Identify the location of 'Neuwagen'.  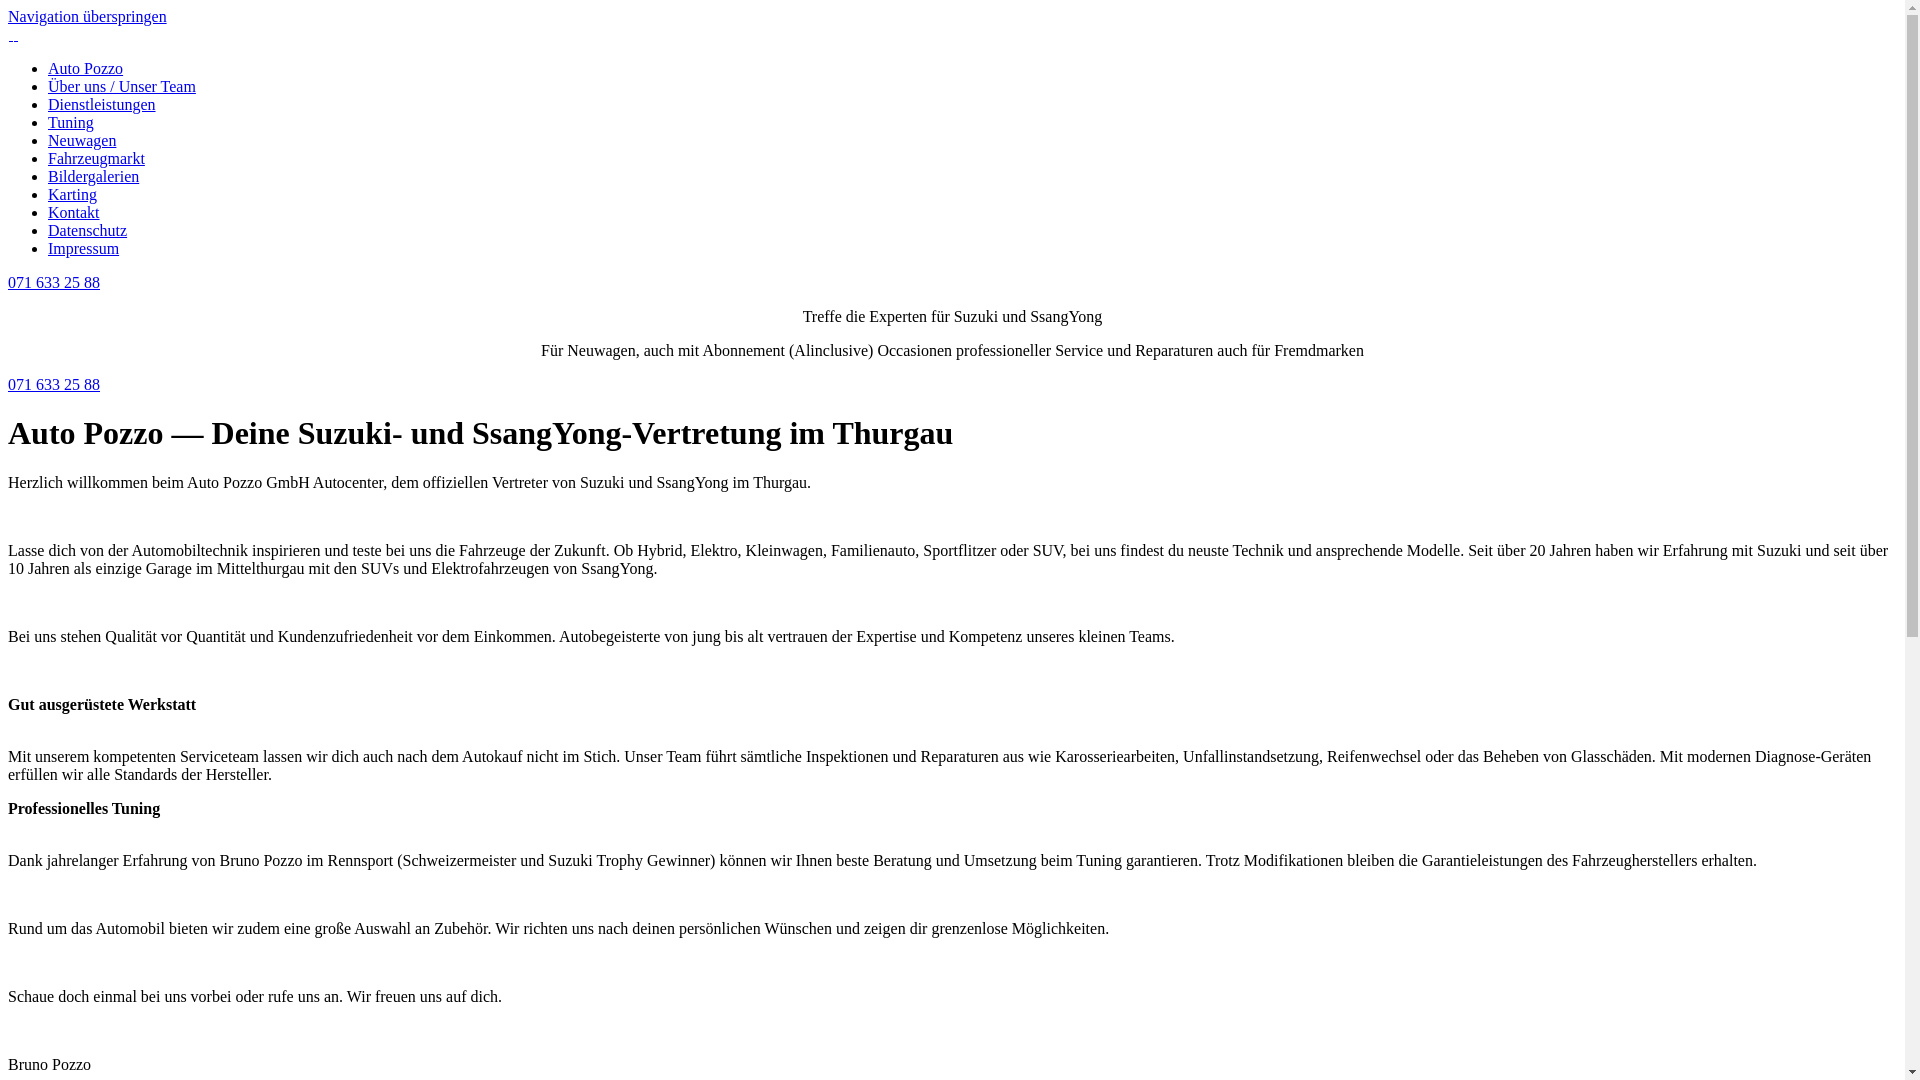
(48, 139).